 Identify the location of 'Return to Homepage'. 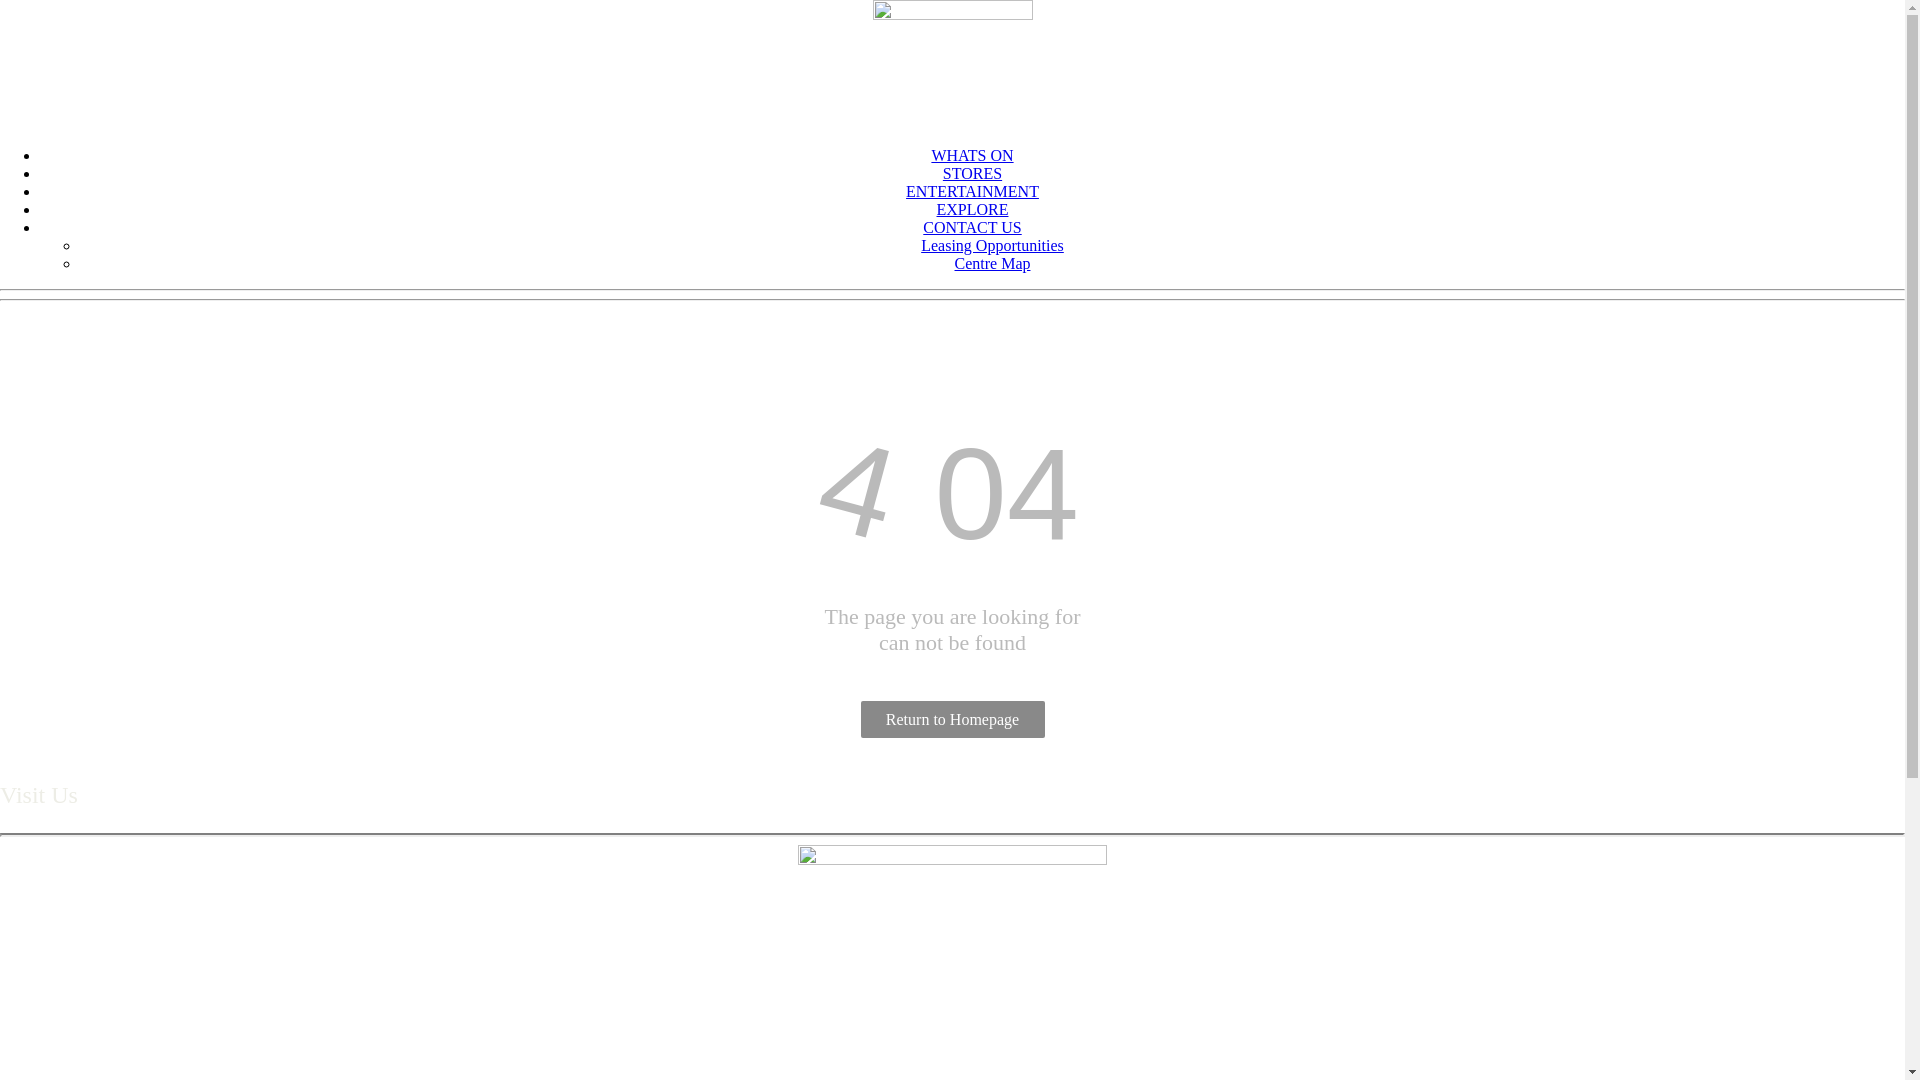
(950, 718).